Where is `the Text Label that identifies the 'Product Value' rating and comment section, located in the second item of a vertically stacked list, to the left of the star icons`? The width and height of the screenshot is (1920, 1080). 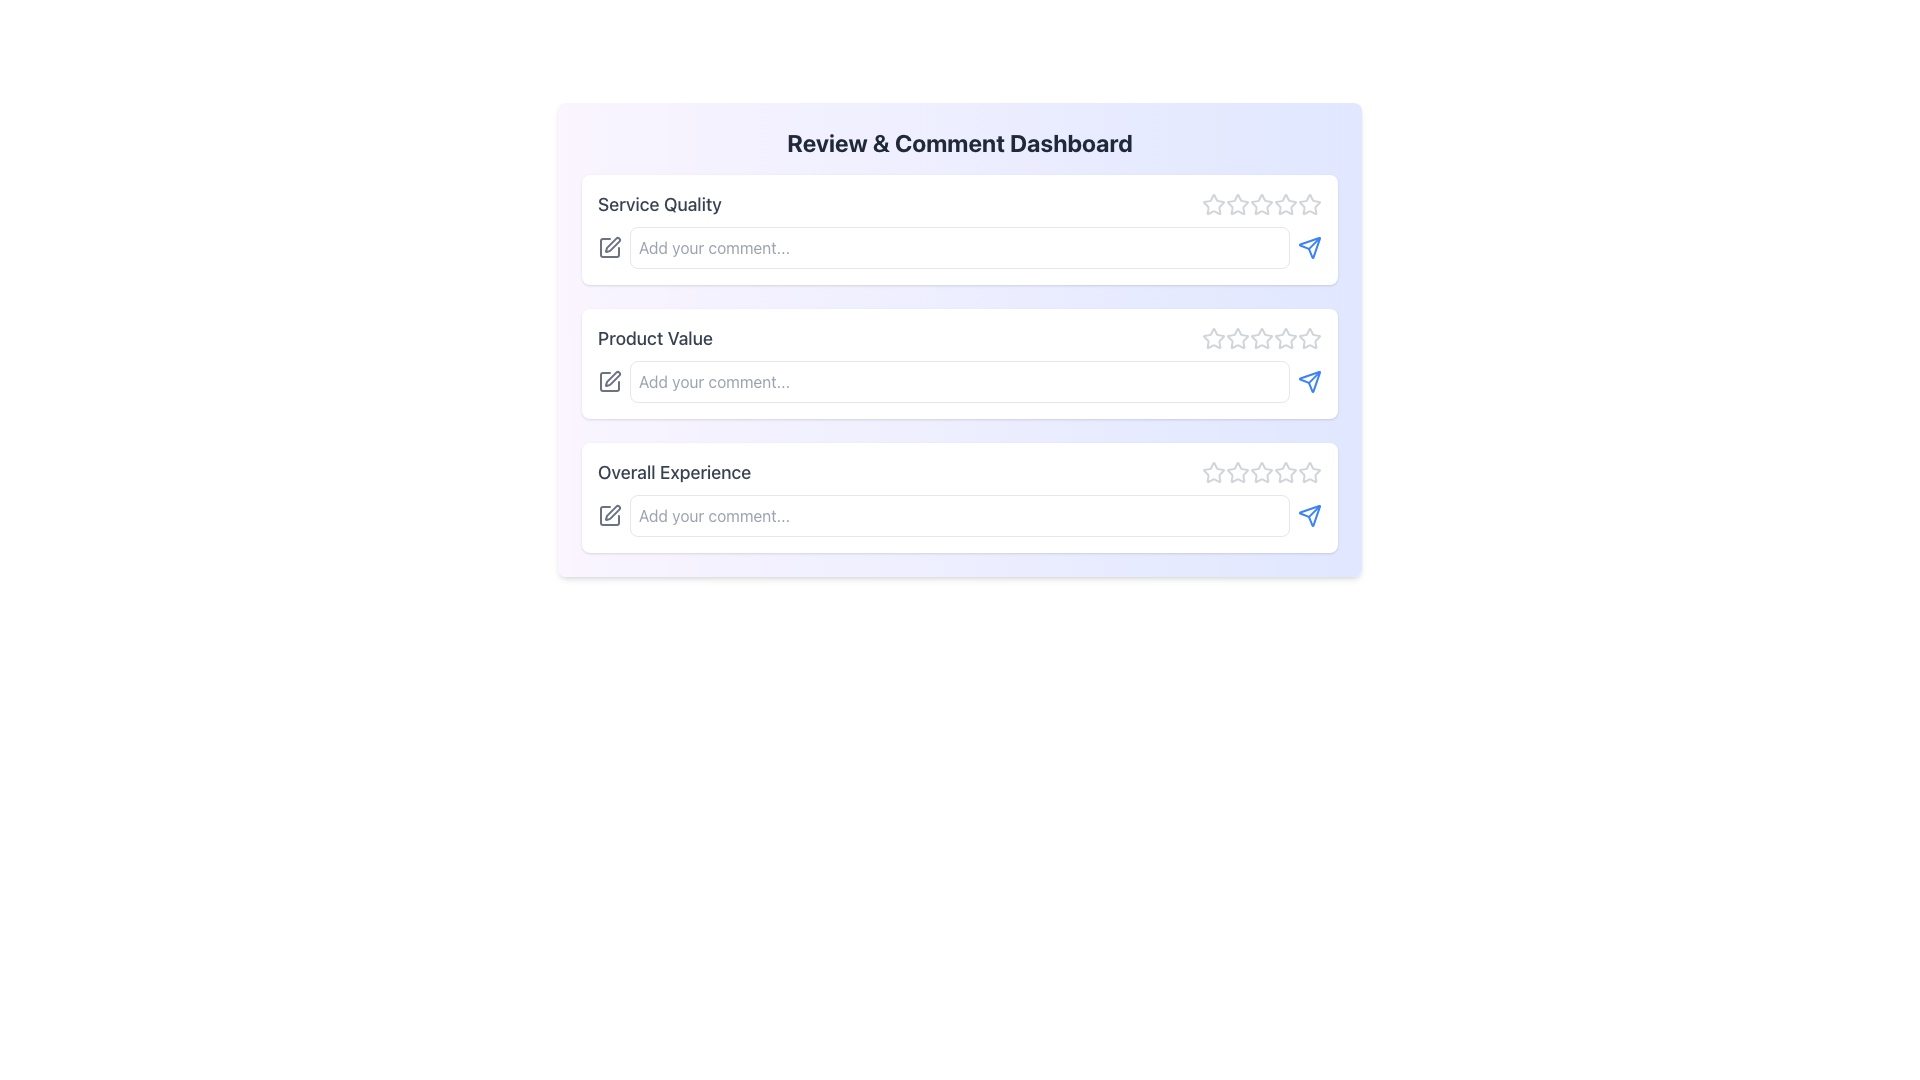 the Text Label that identifies the 'Product Value' rating and comment section, located in the second item of a vertically stacked list, to the left of the star icons is located at coordinates (655, 338).